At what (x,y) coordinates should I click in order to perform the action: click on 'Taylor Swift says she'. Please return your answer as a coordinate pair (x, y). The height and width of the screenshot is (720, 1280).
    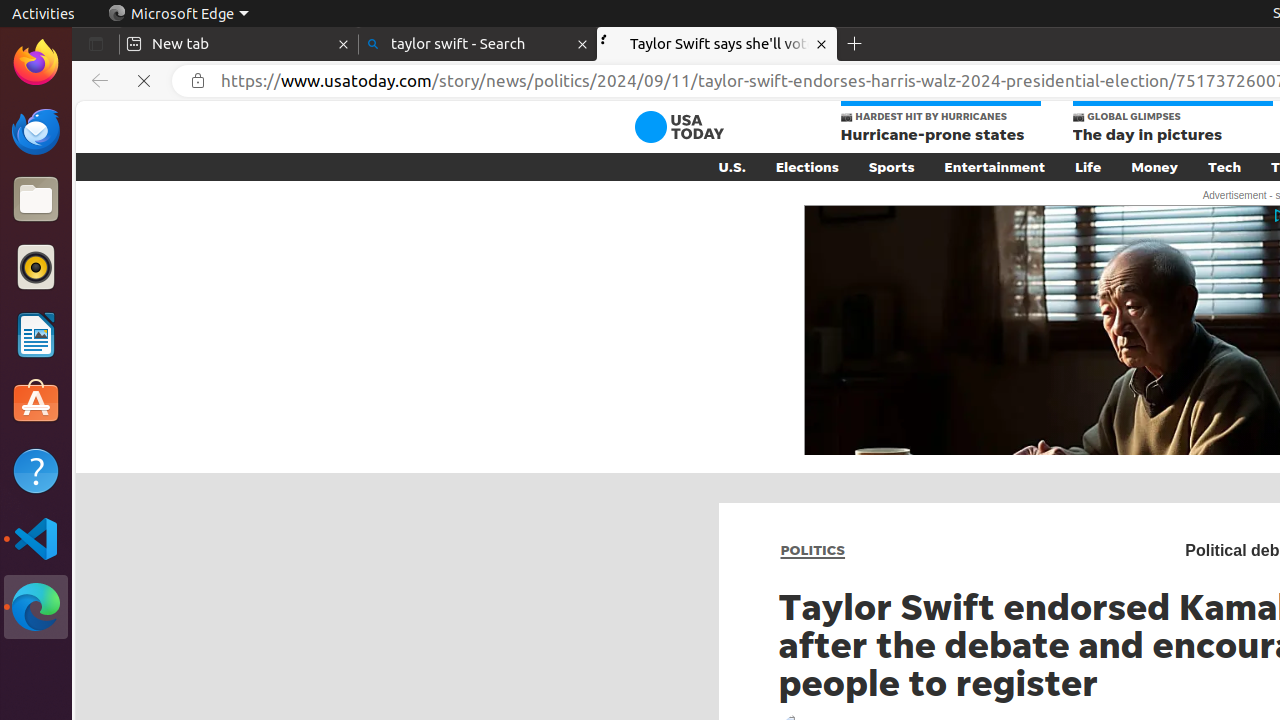
    Looking at the image, I should click on (717, 44).